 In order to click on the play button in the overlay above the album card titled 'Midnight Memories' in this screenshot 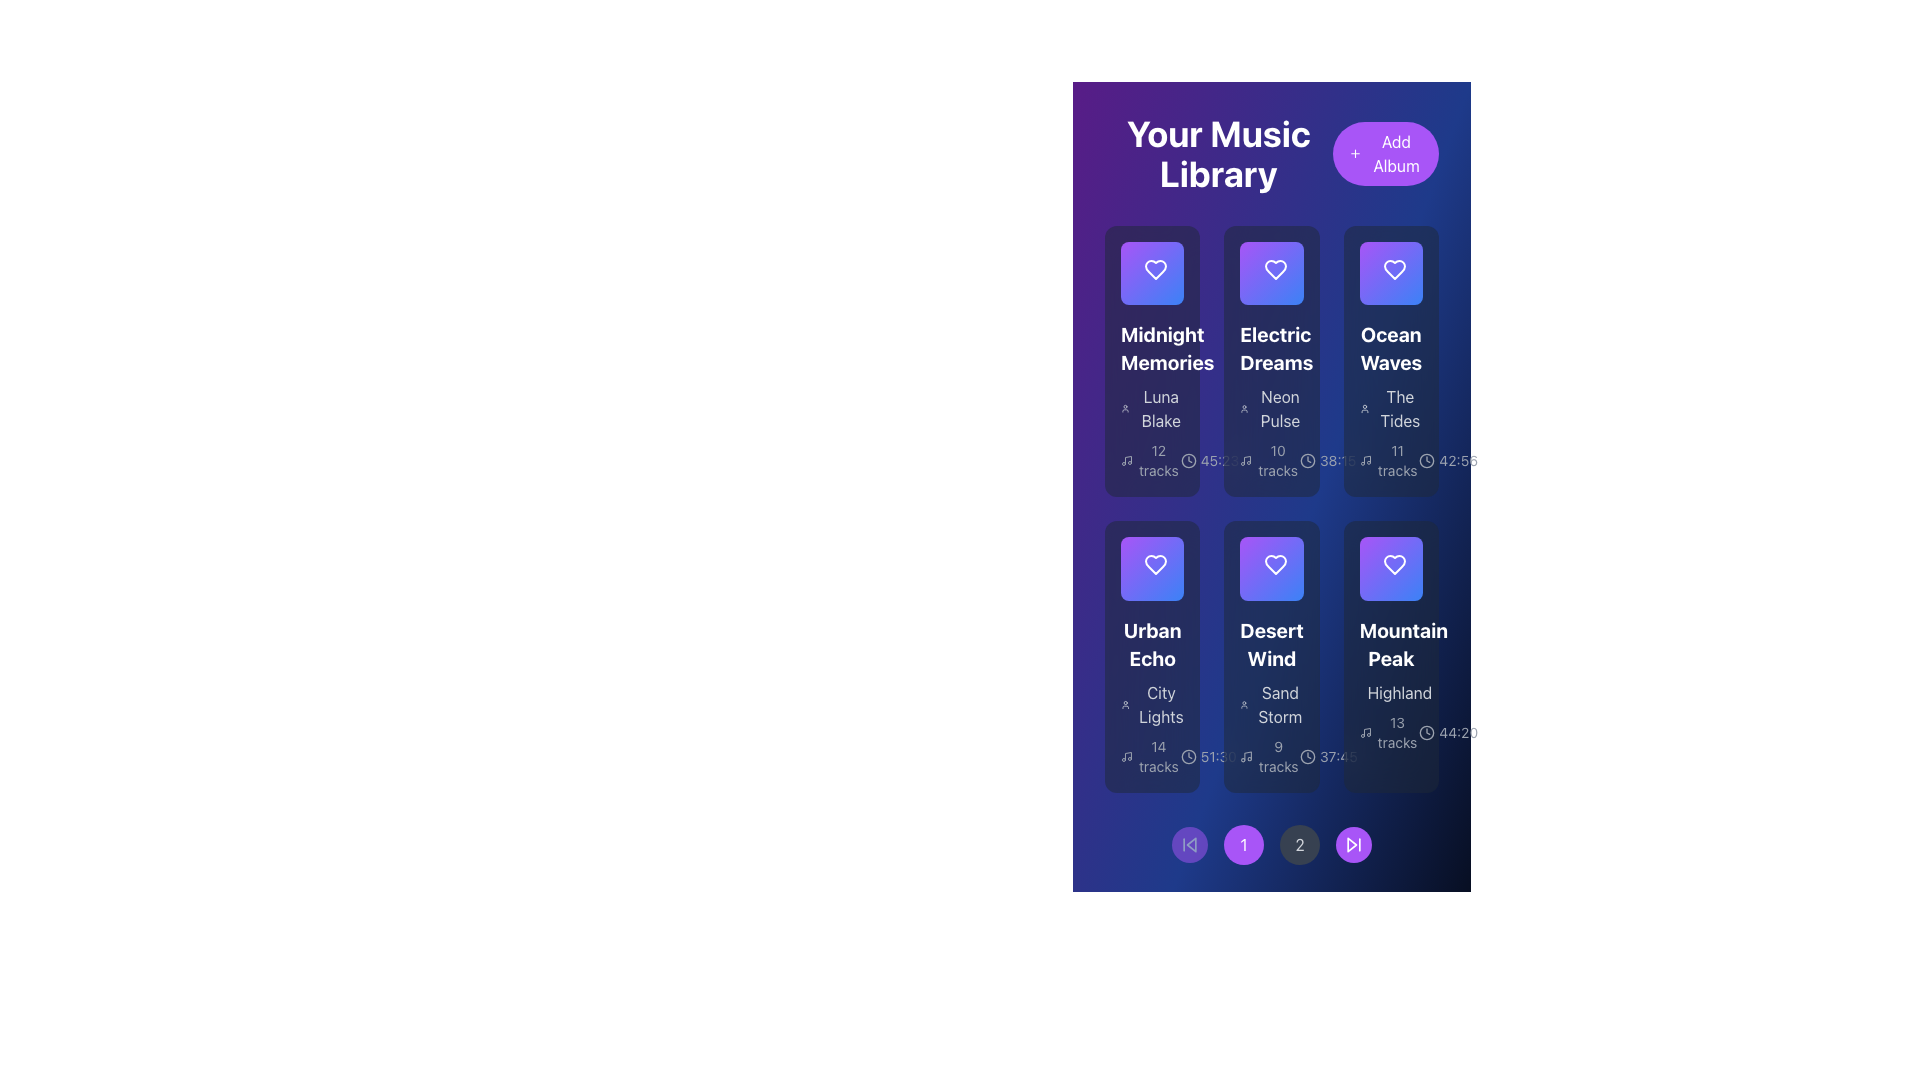, I will do `click(1152, 273)`.